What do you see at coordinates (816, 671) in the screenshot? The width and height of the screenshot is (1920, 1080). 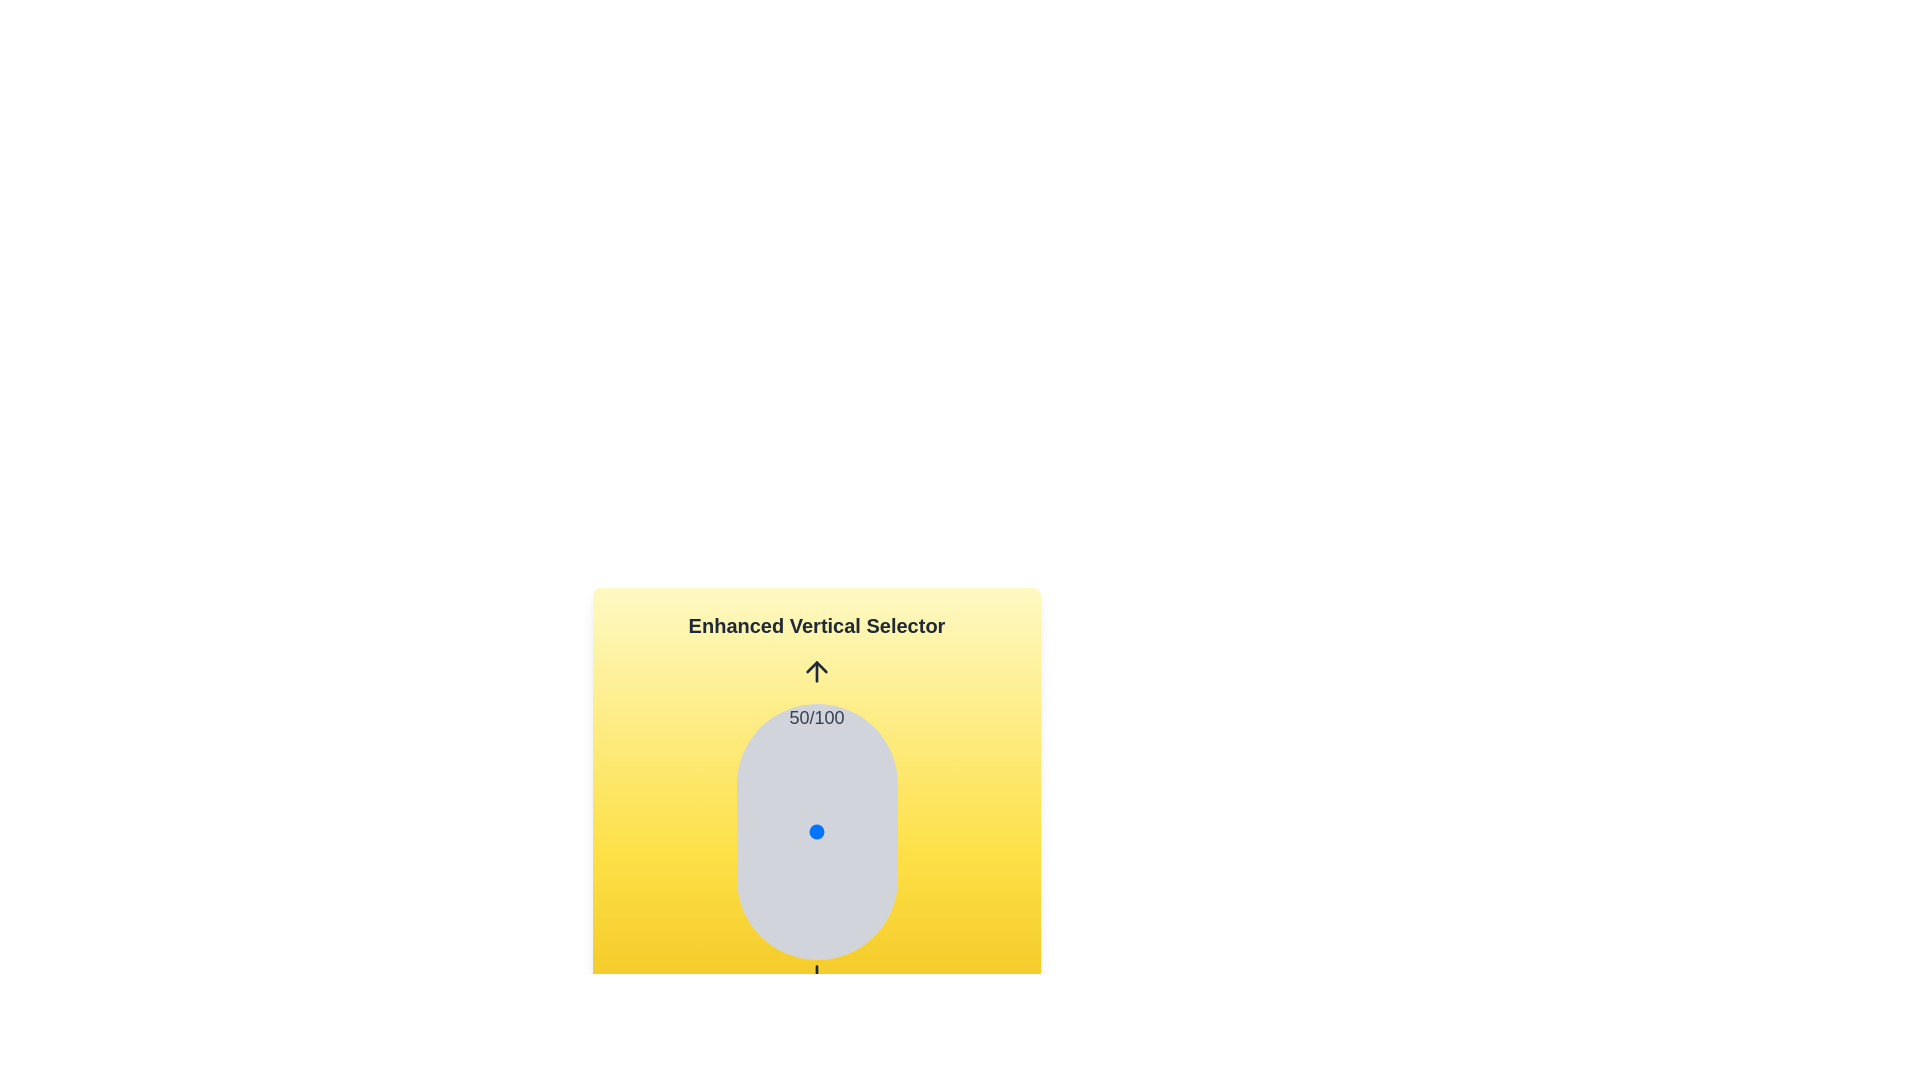 I see `the up arrow icon to increment the value` at bounding box center [816, 671].